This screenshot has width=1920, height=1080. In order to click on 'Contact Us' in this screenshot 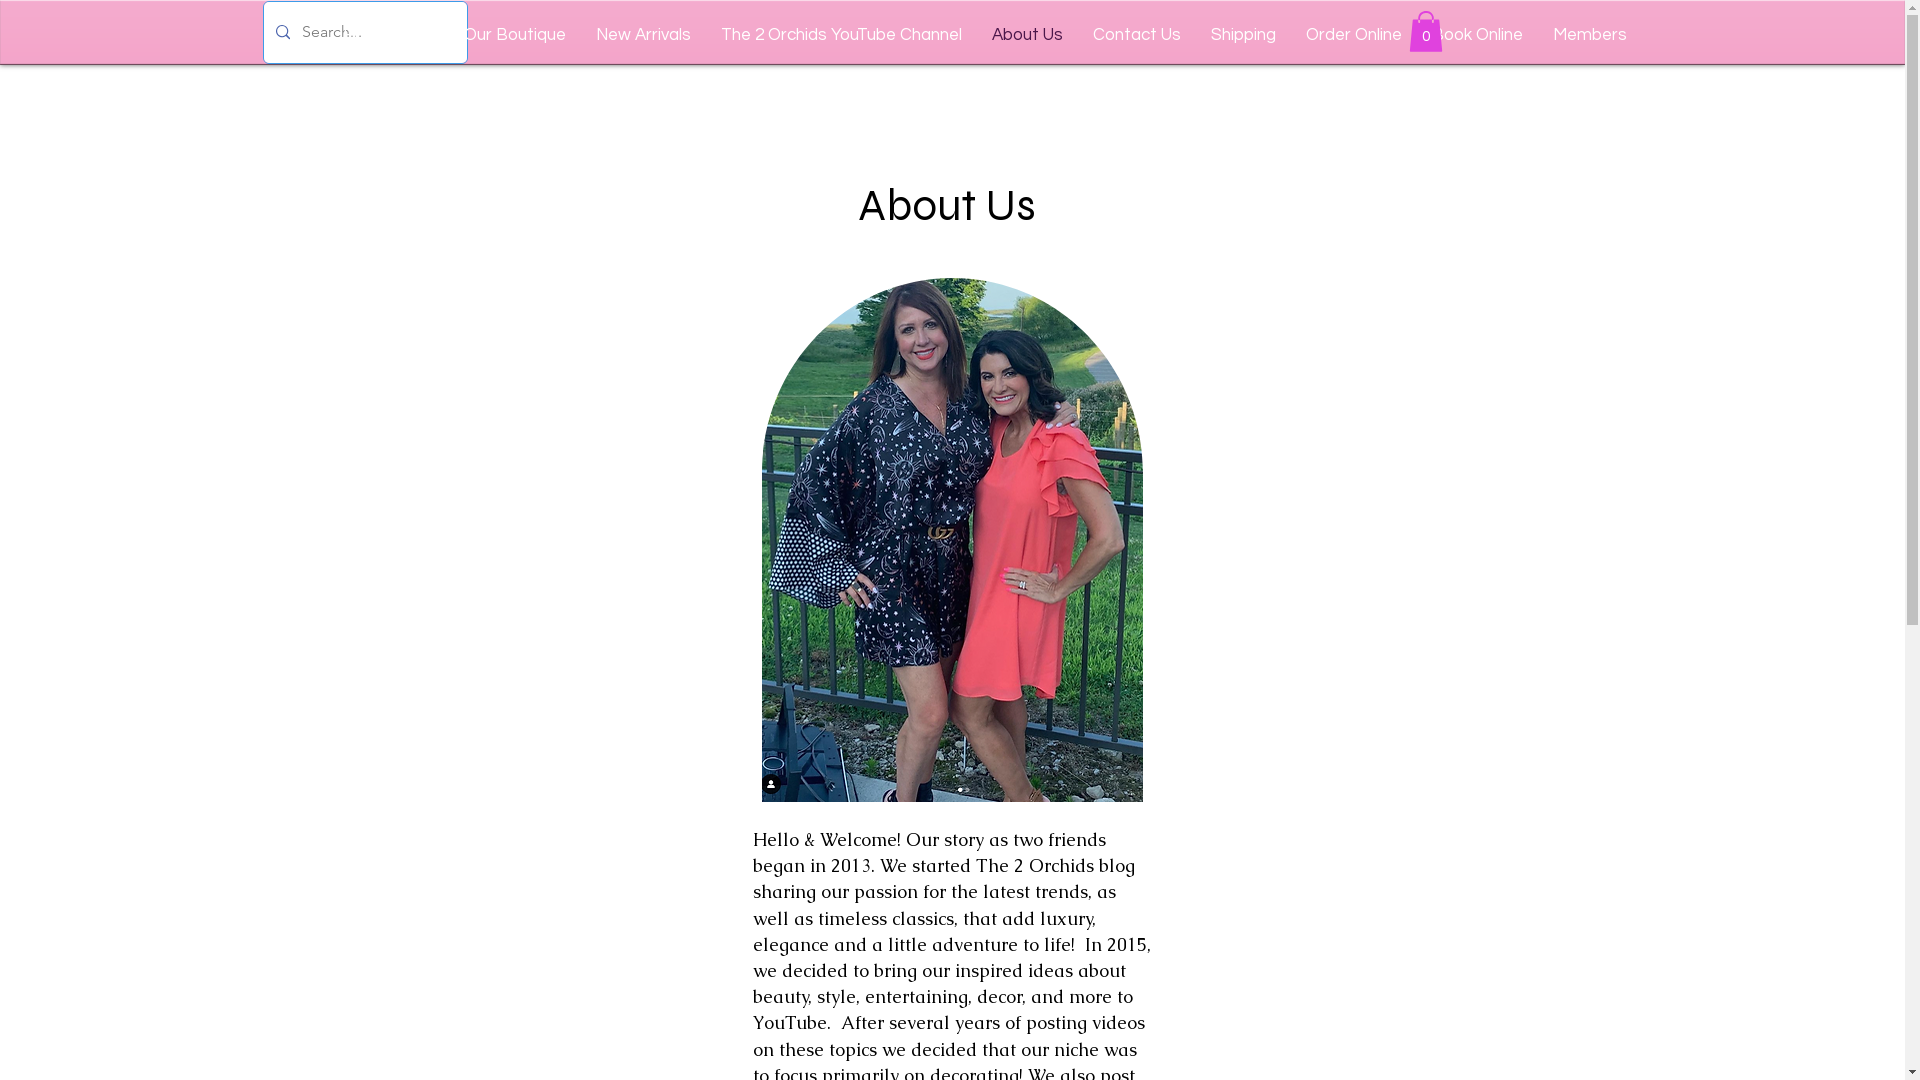, I will do `click(1137, 35)`.